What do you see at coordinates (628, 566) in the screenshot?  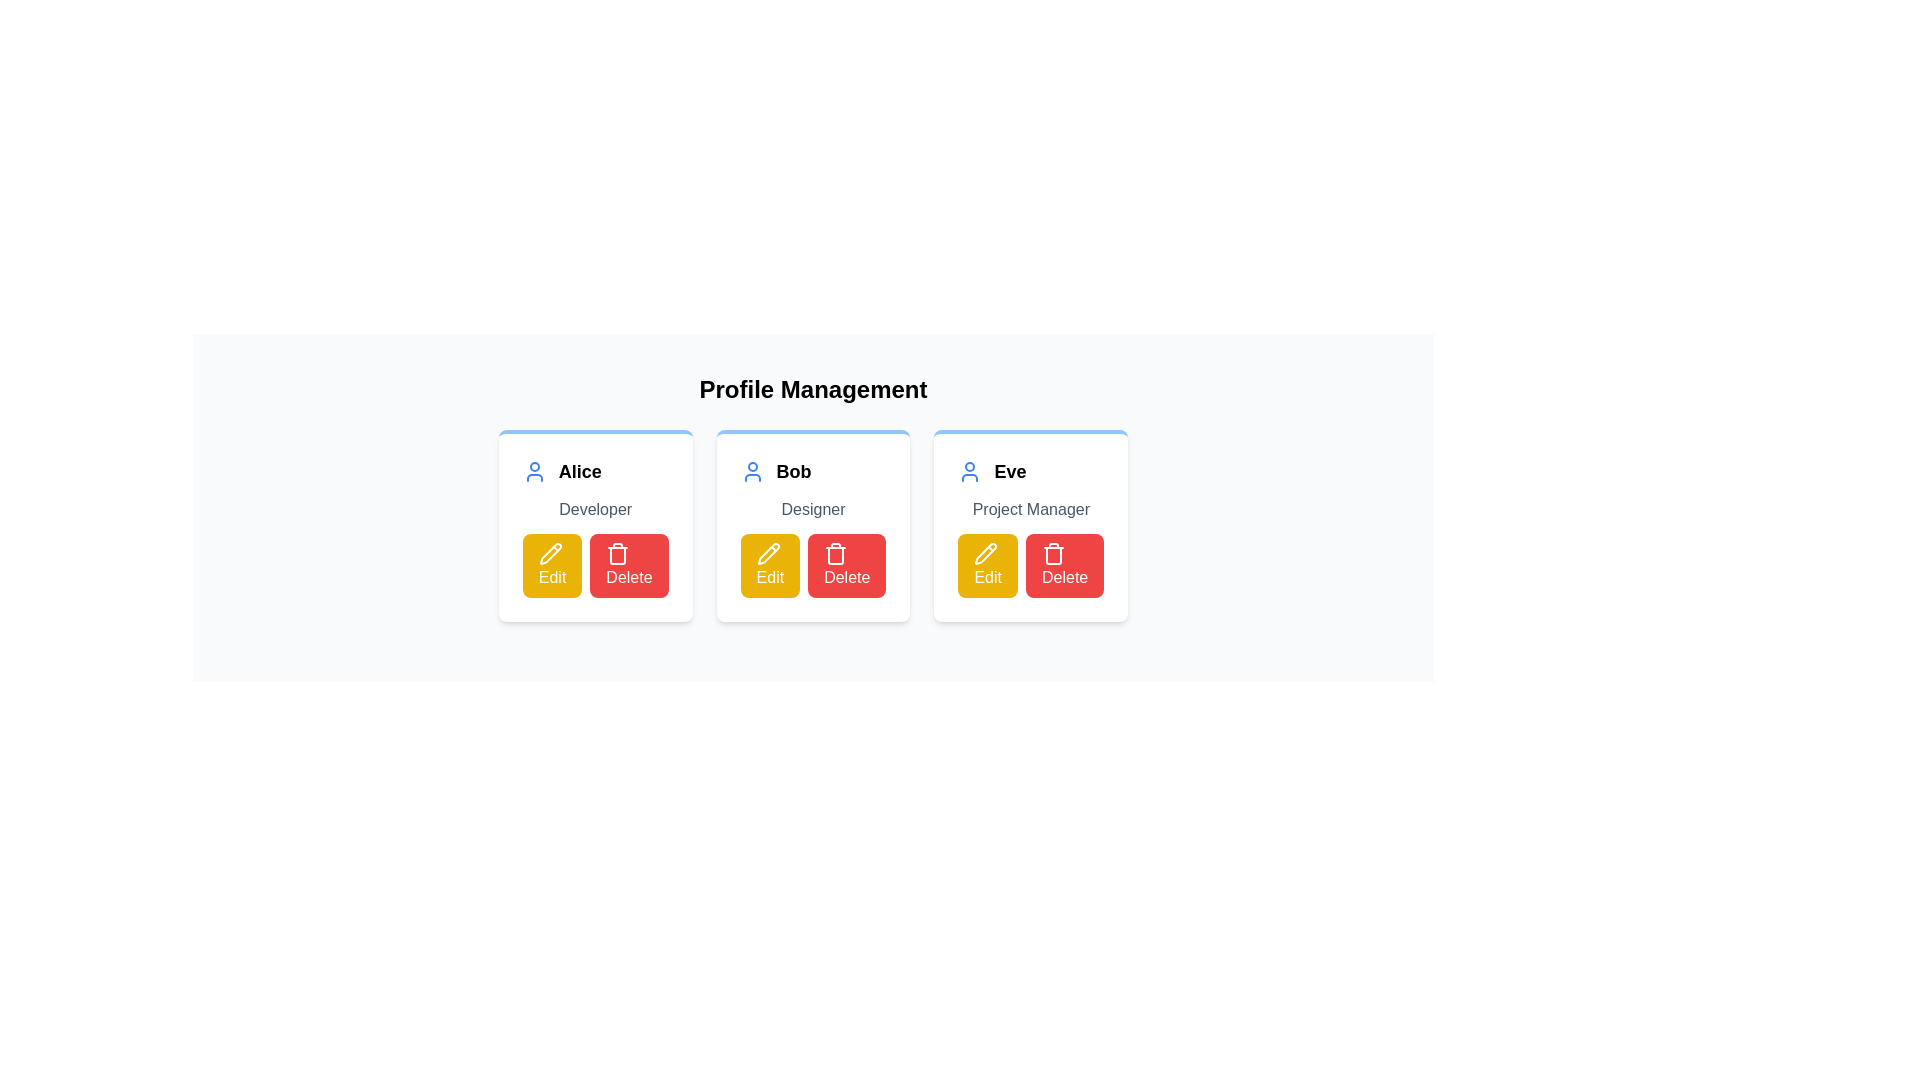 I see `the 'Delete' button, which is a rectangular button with rounded corners, featuring a red background and white text` at bounding box center [628, 566].